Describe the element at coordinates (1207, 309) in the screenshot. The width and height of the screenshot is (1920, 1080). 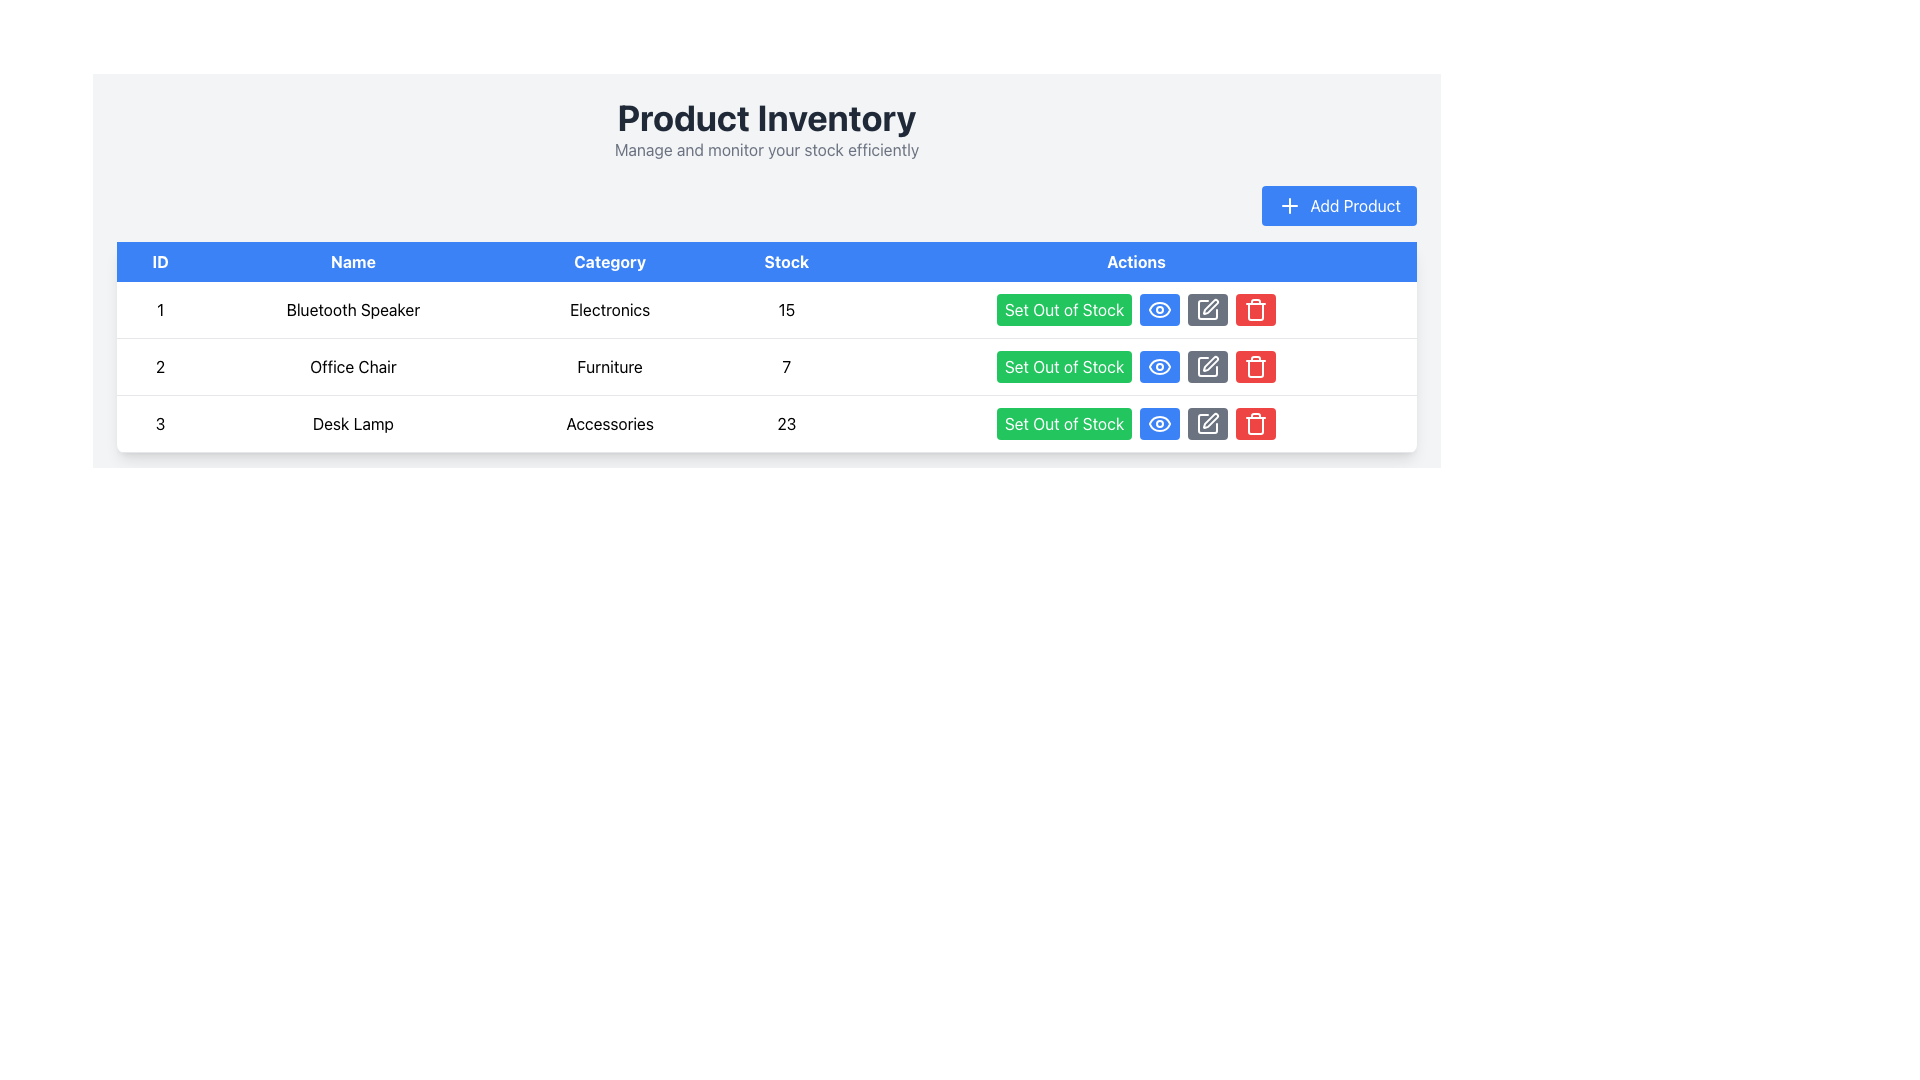
I see `the edit button located in the 'Actions' column of the data table for the 'Desk Lamp' entry` at that location.